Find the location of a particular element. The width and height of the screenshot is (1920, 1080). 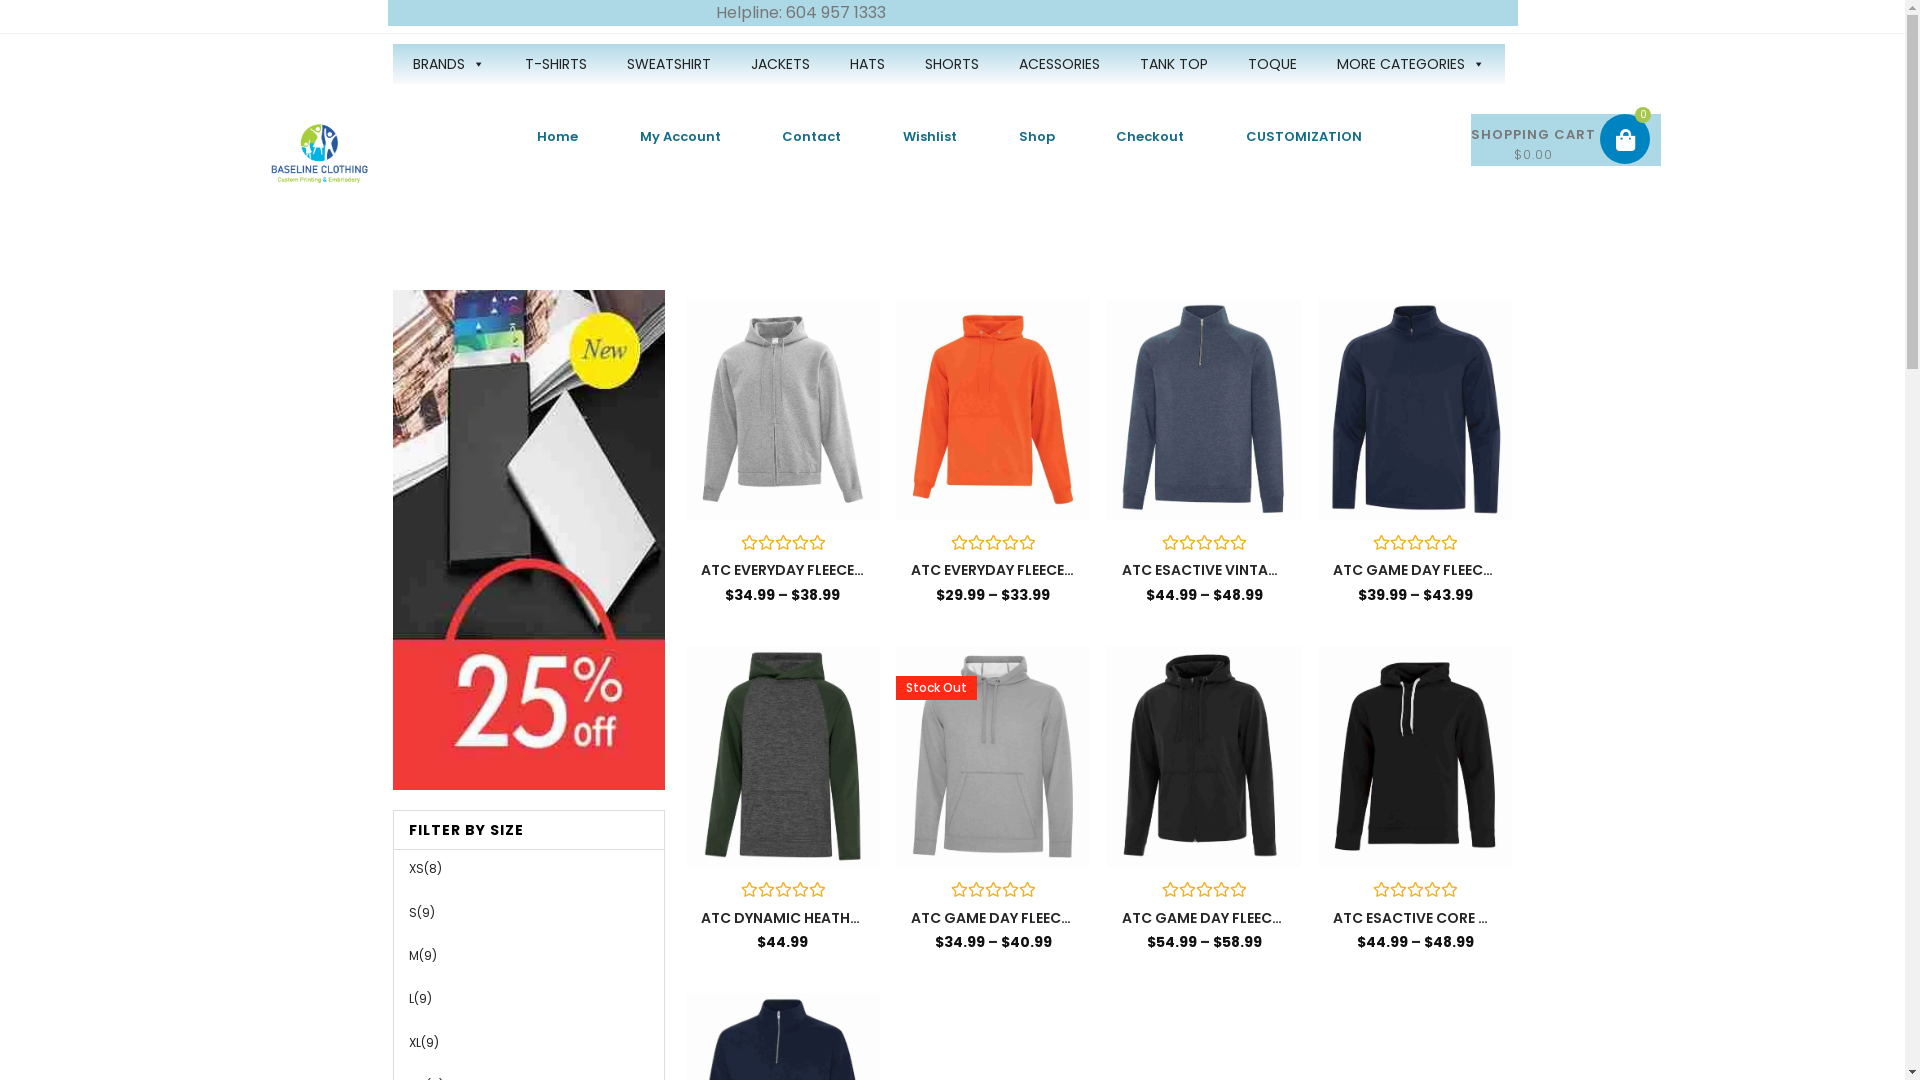

'MORE CATEGORIES' is located at coordinates (1409, 63).